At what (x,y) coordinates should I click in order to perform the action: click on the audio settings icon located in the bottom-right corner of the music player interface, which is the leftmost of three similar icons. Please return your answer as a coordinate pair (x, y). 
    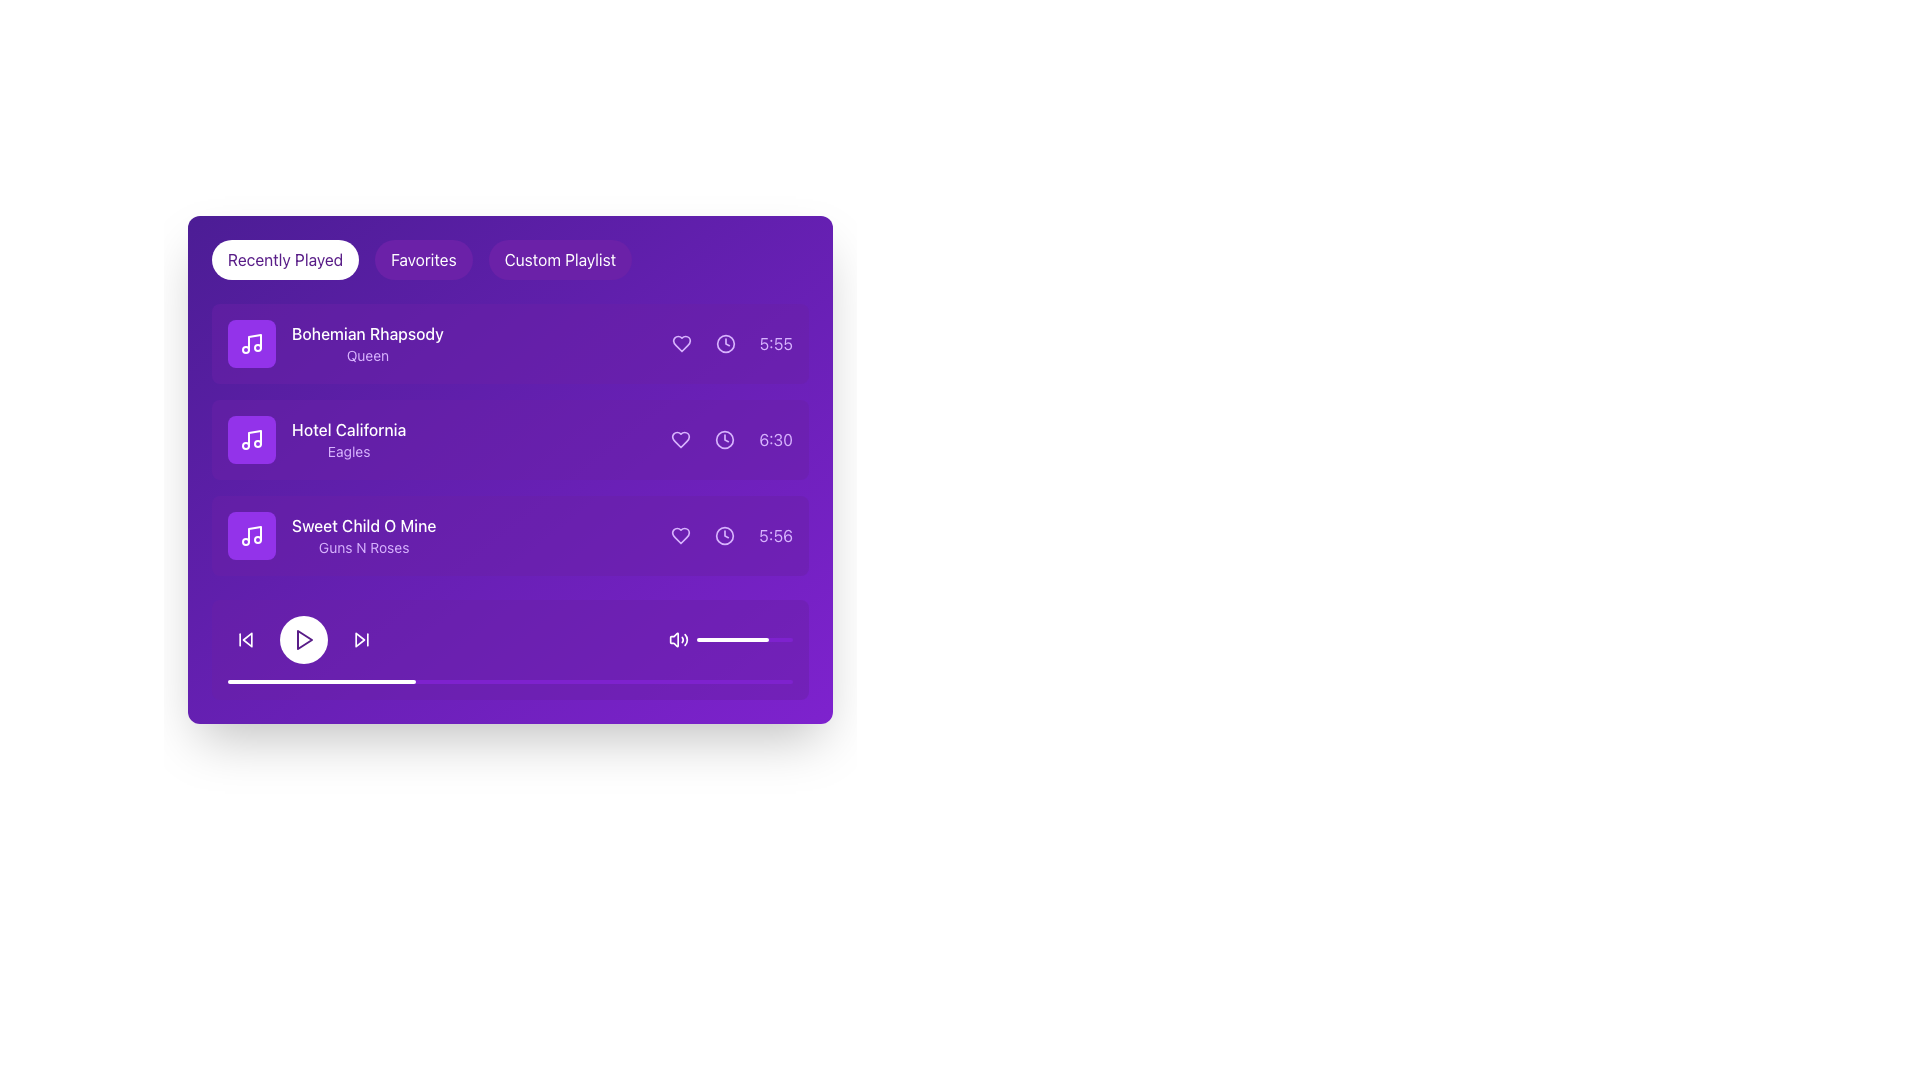
    Looking at the image, I should click on (674, 640).